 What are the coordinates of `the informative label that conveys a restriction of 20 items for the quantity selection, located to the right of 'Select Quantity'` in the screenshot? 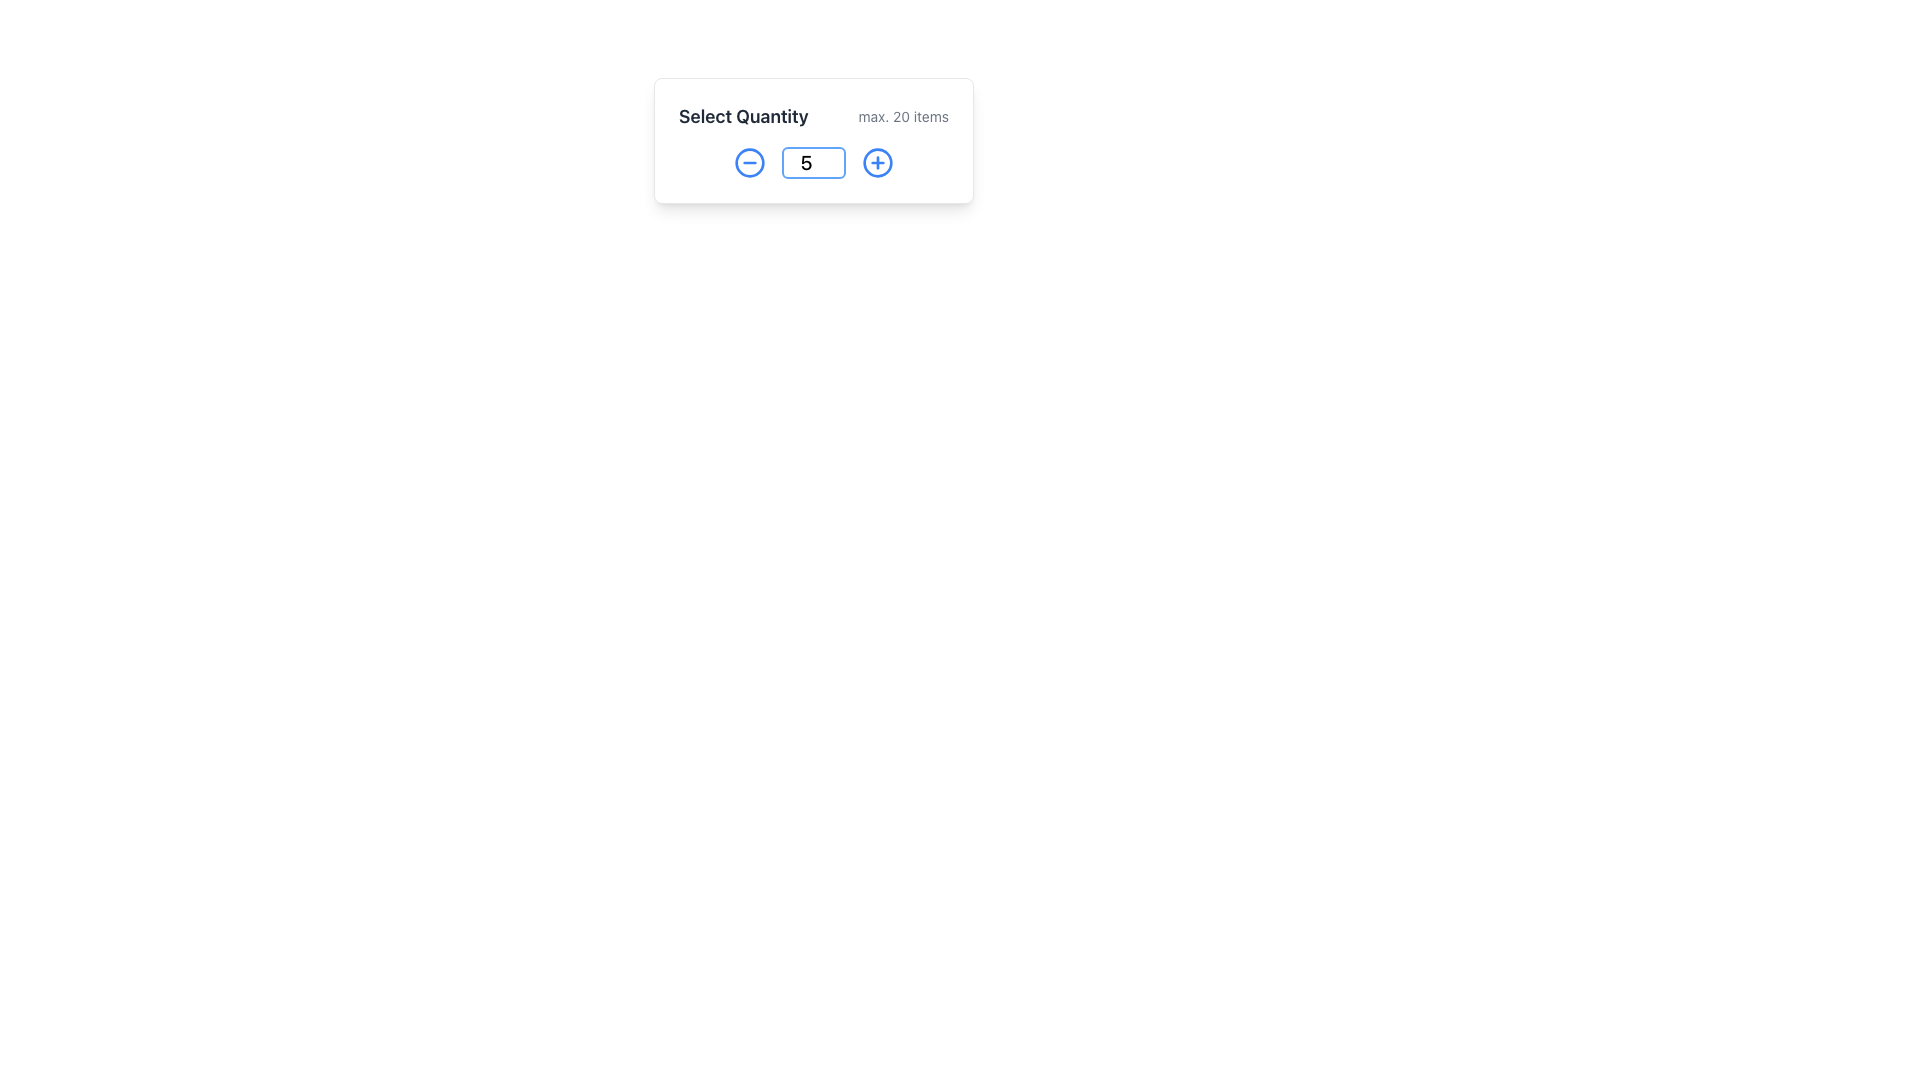 It's located at (902, 116).